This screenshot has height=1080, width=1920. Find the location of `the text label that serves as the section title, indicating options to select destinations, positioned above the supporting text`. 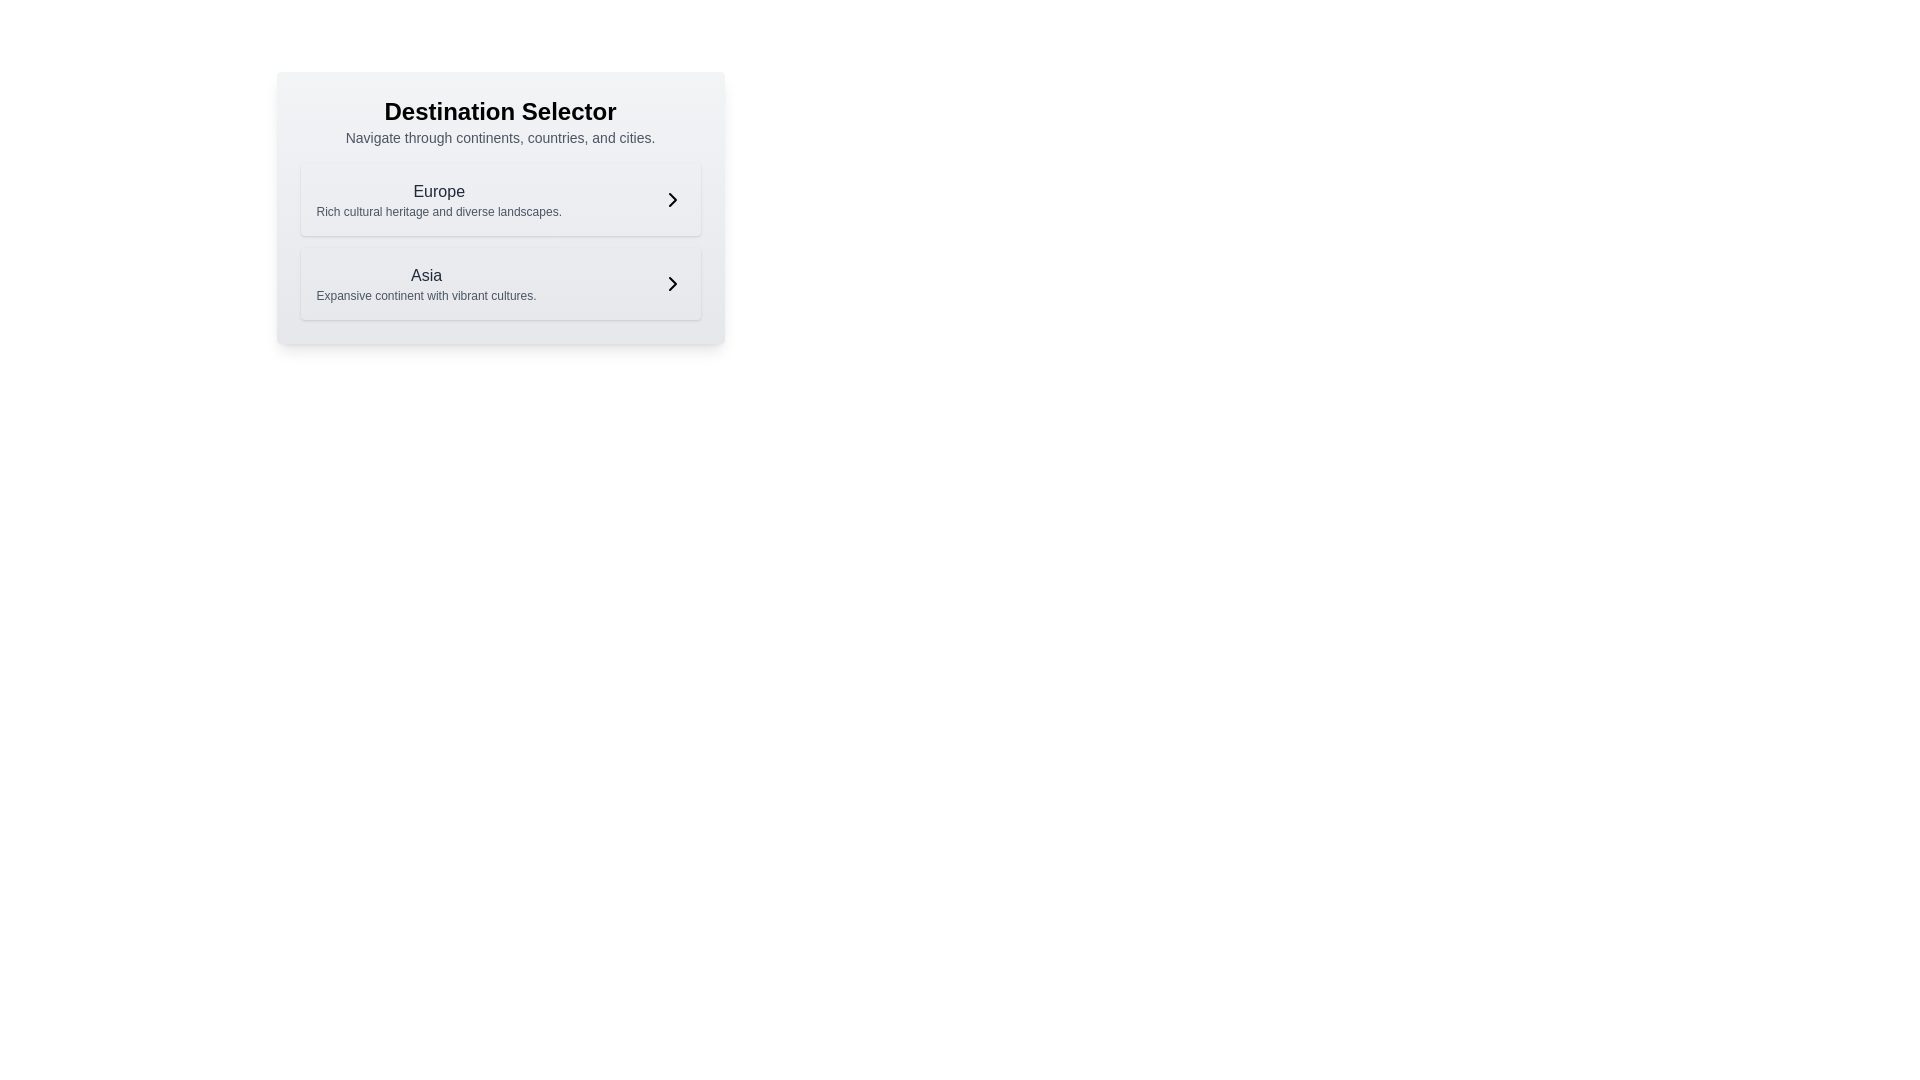

the text label that serves as the section title, indicating options to select destinations, positioned above the supporting text is located at coordinates (500, 111).